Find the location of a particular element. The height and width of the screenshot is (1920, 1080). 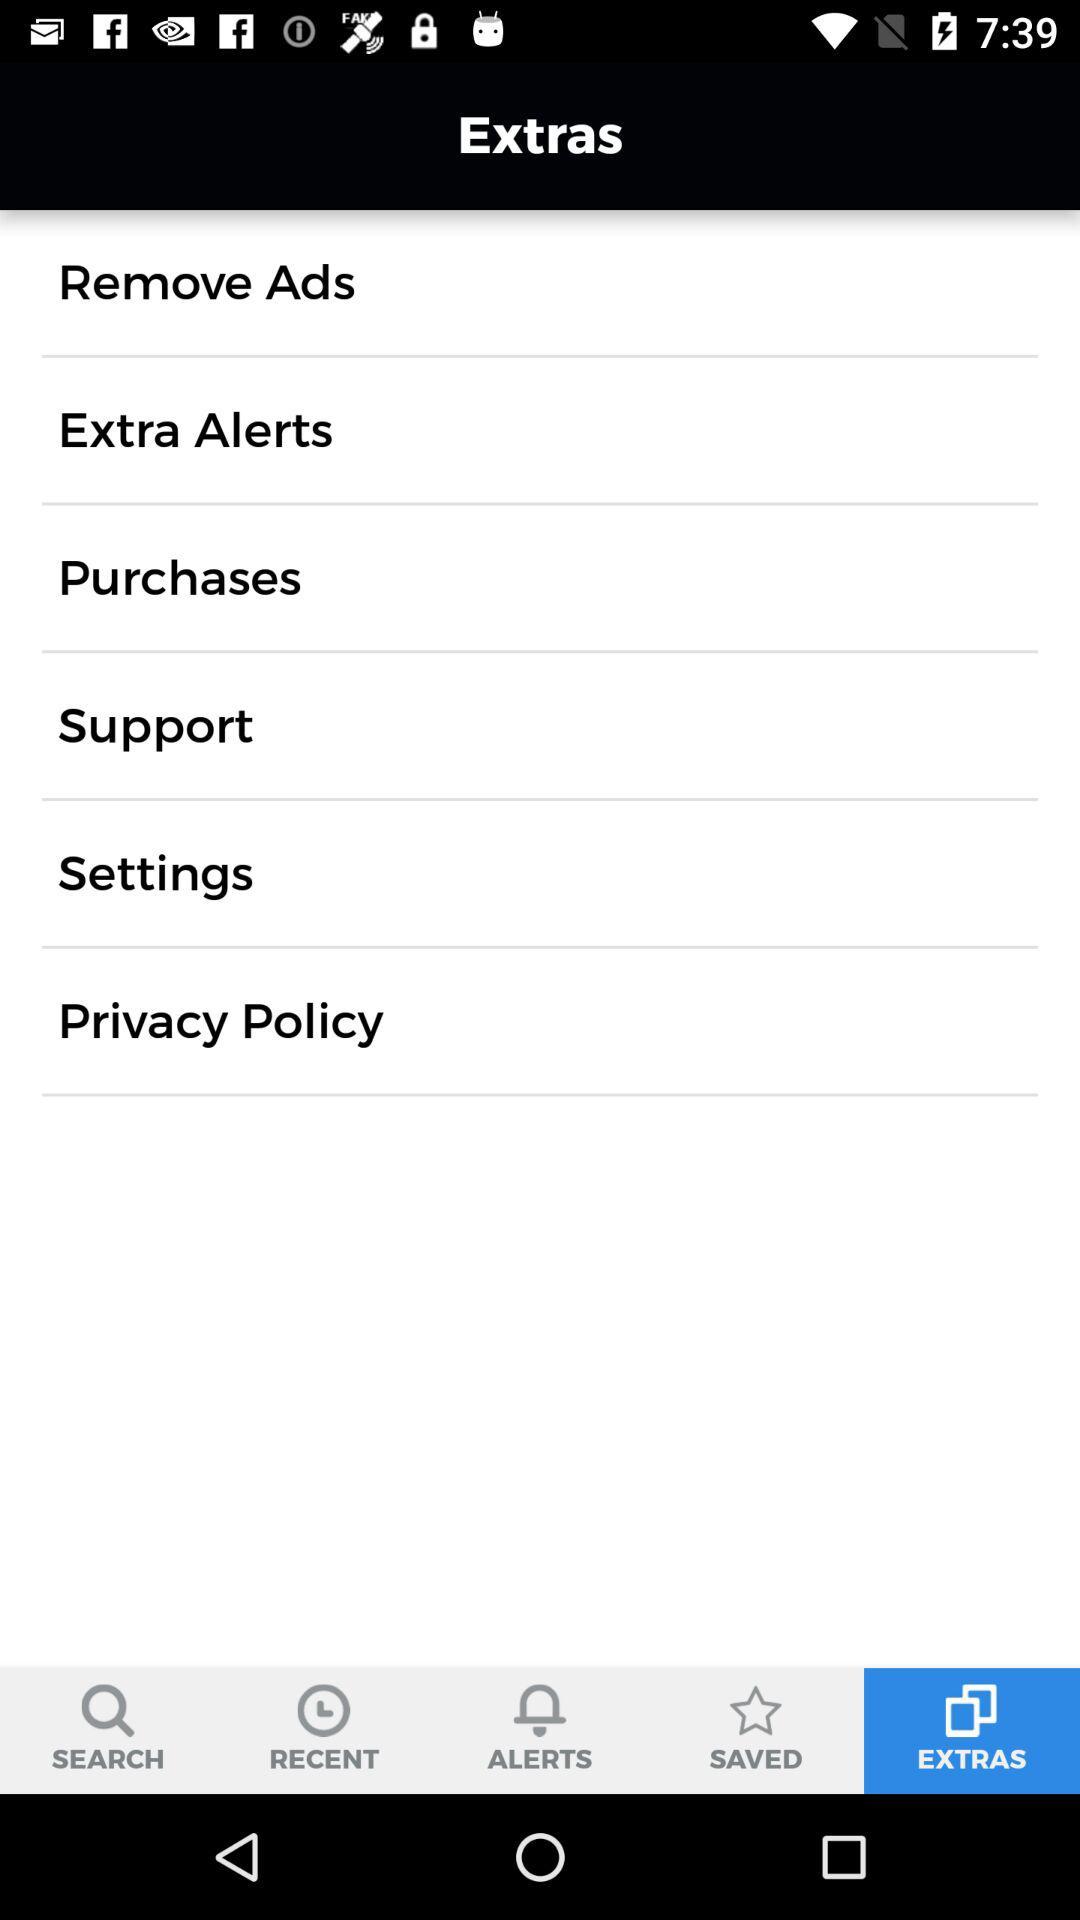

icon below the settings icon is located at coordinates (220, 1021).